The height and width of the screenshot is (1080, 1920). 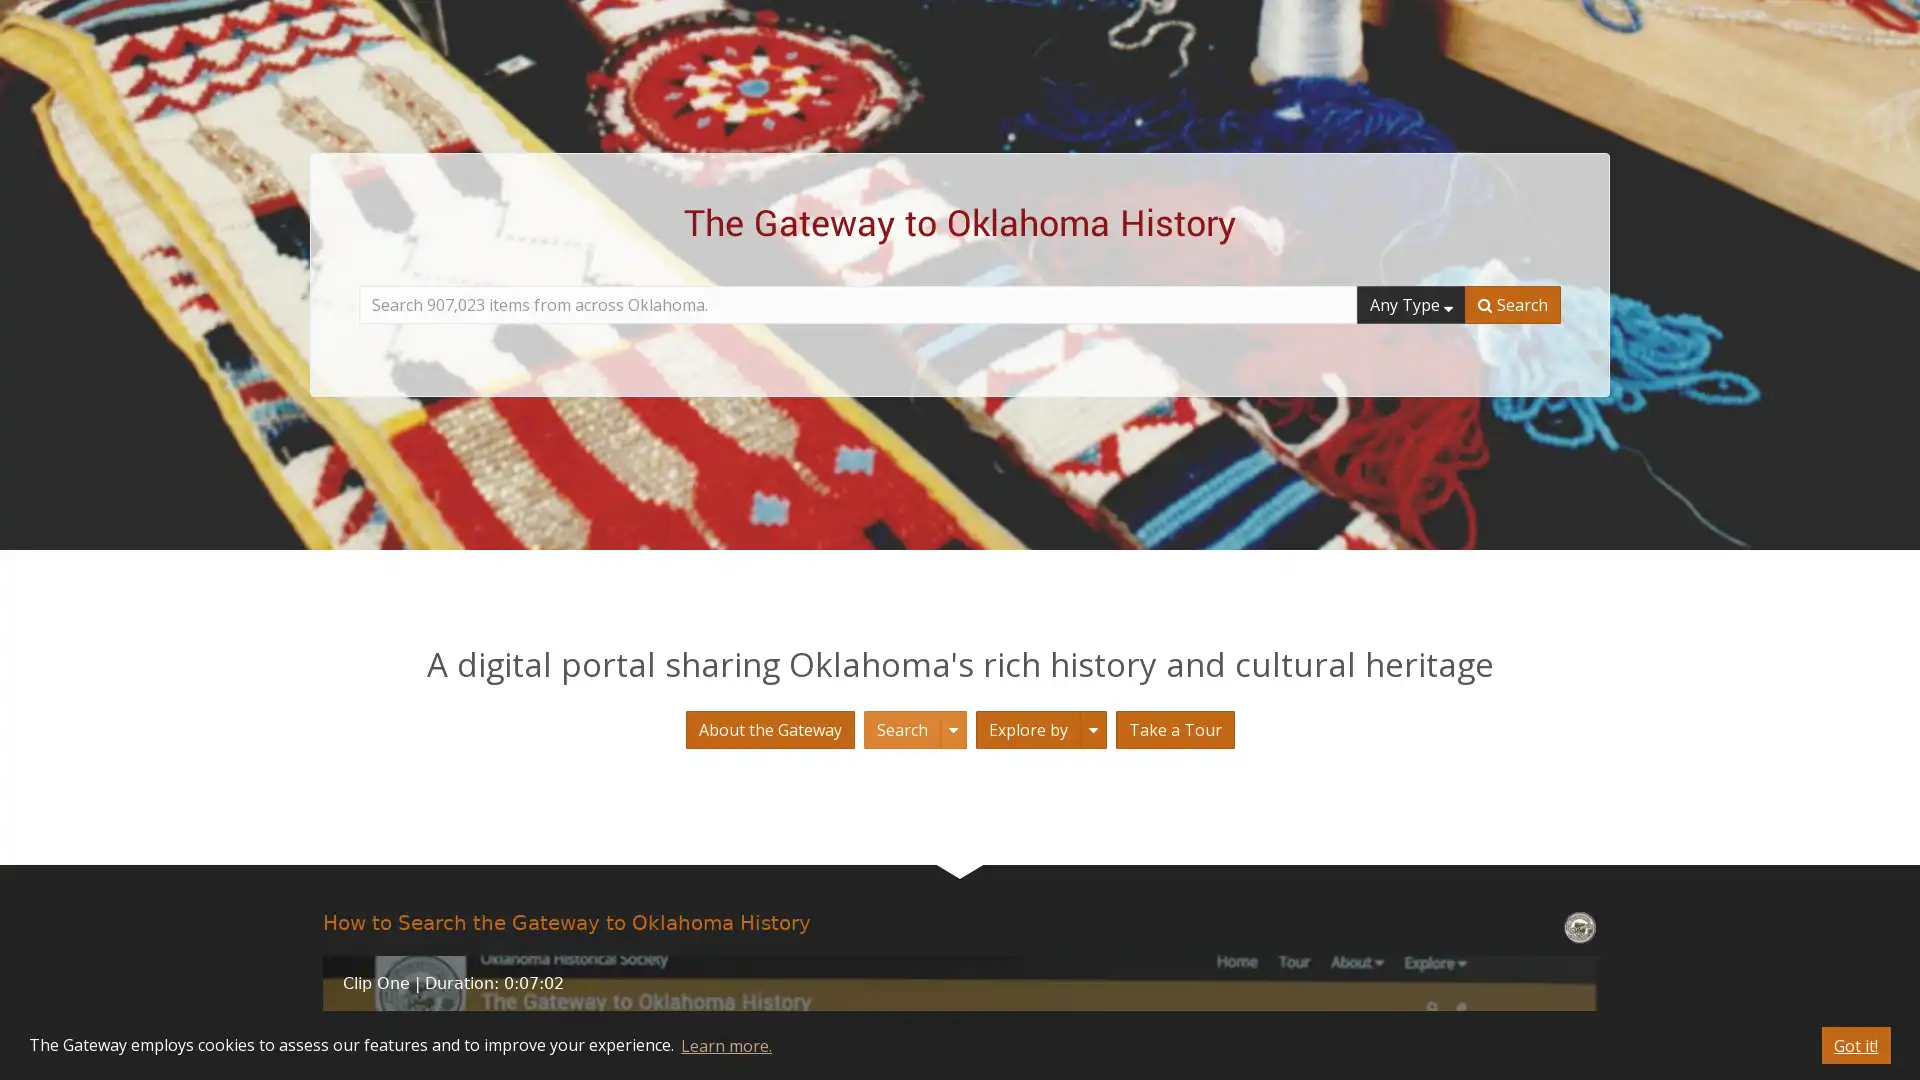 What do you see at coordinates (1410, 304) in the screenshot?
I see `This button allows you to pre-filter your search to a specific type of object. Default behavior is to apply your search terms to all item types.` at bounding box center [1410, 304].